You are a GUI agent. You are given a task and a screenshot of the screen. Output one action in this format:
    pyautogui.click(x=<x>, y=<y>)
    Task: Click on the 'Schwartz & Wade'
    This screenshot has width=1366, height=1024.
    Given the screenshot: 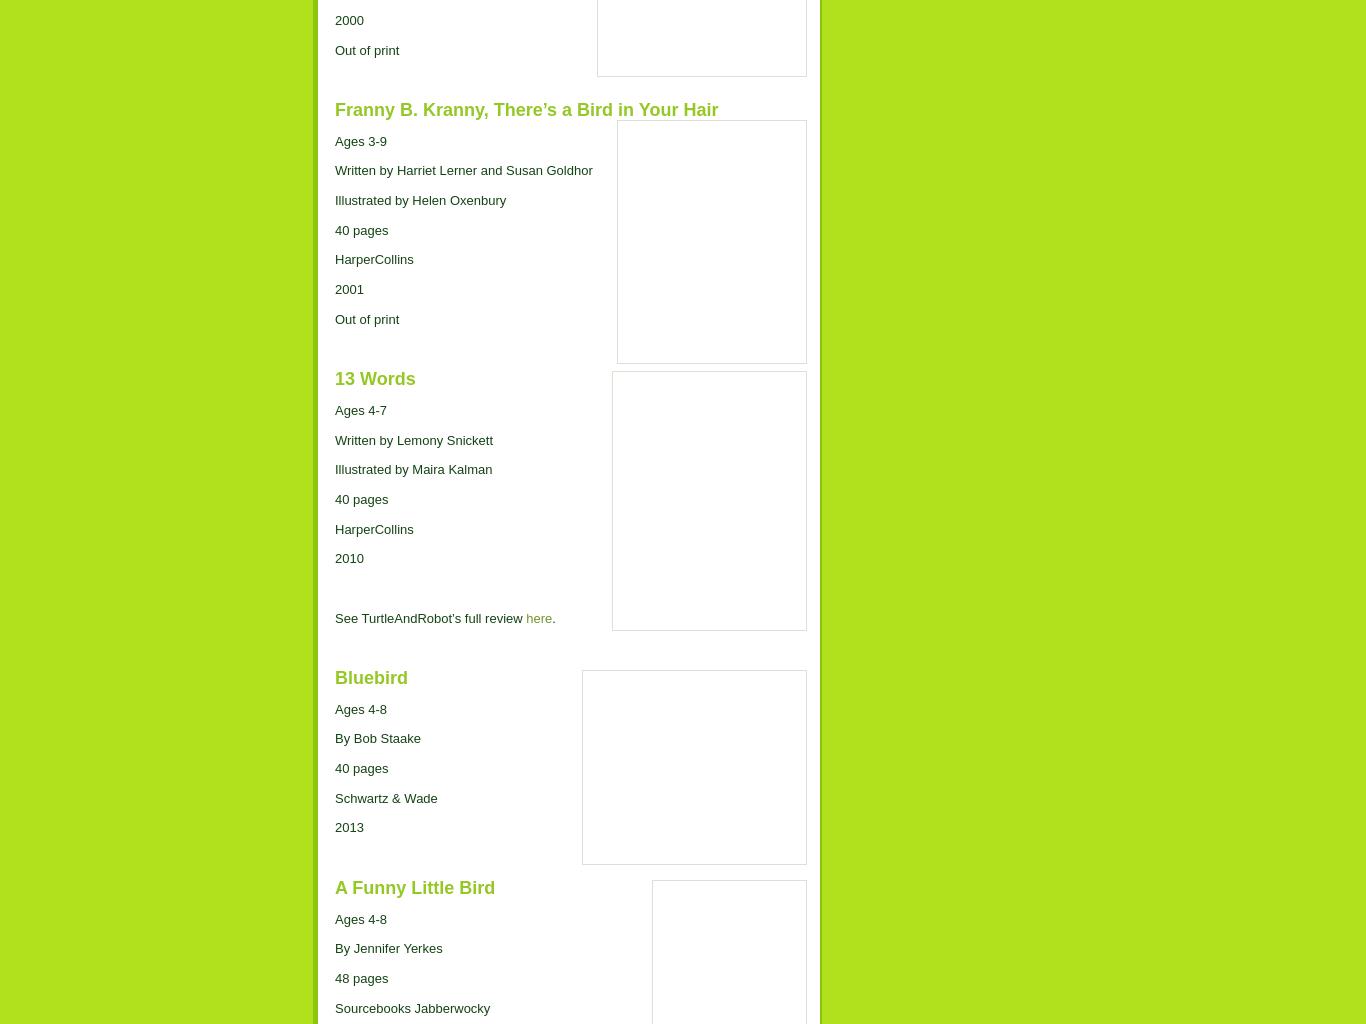 What is the action you would take?
    pyautogui.click(x=385, y=797)
    